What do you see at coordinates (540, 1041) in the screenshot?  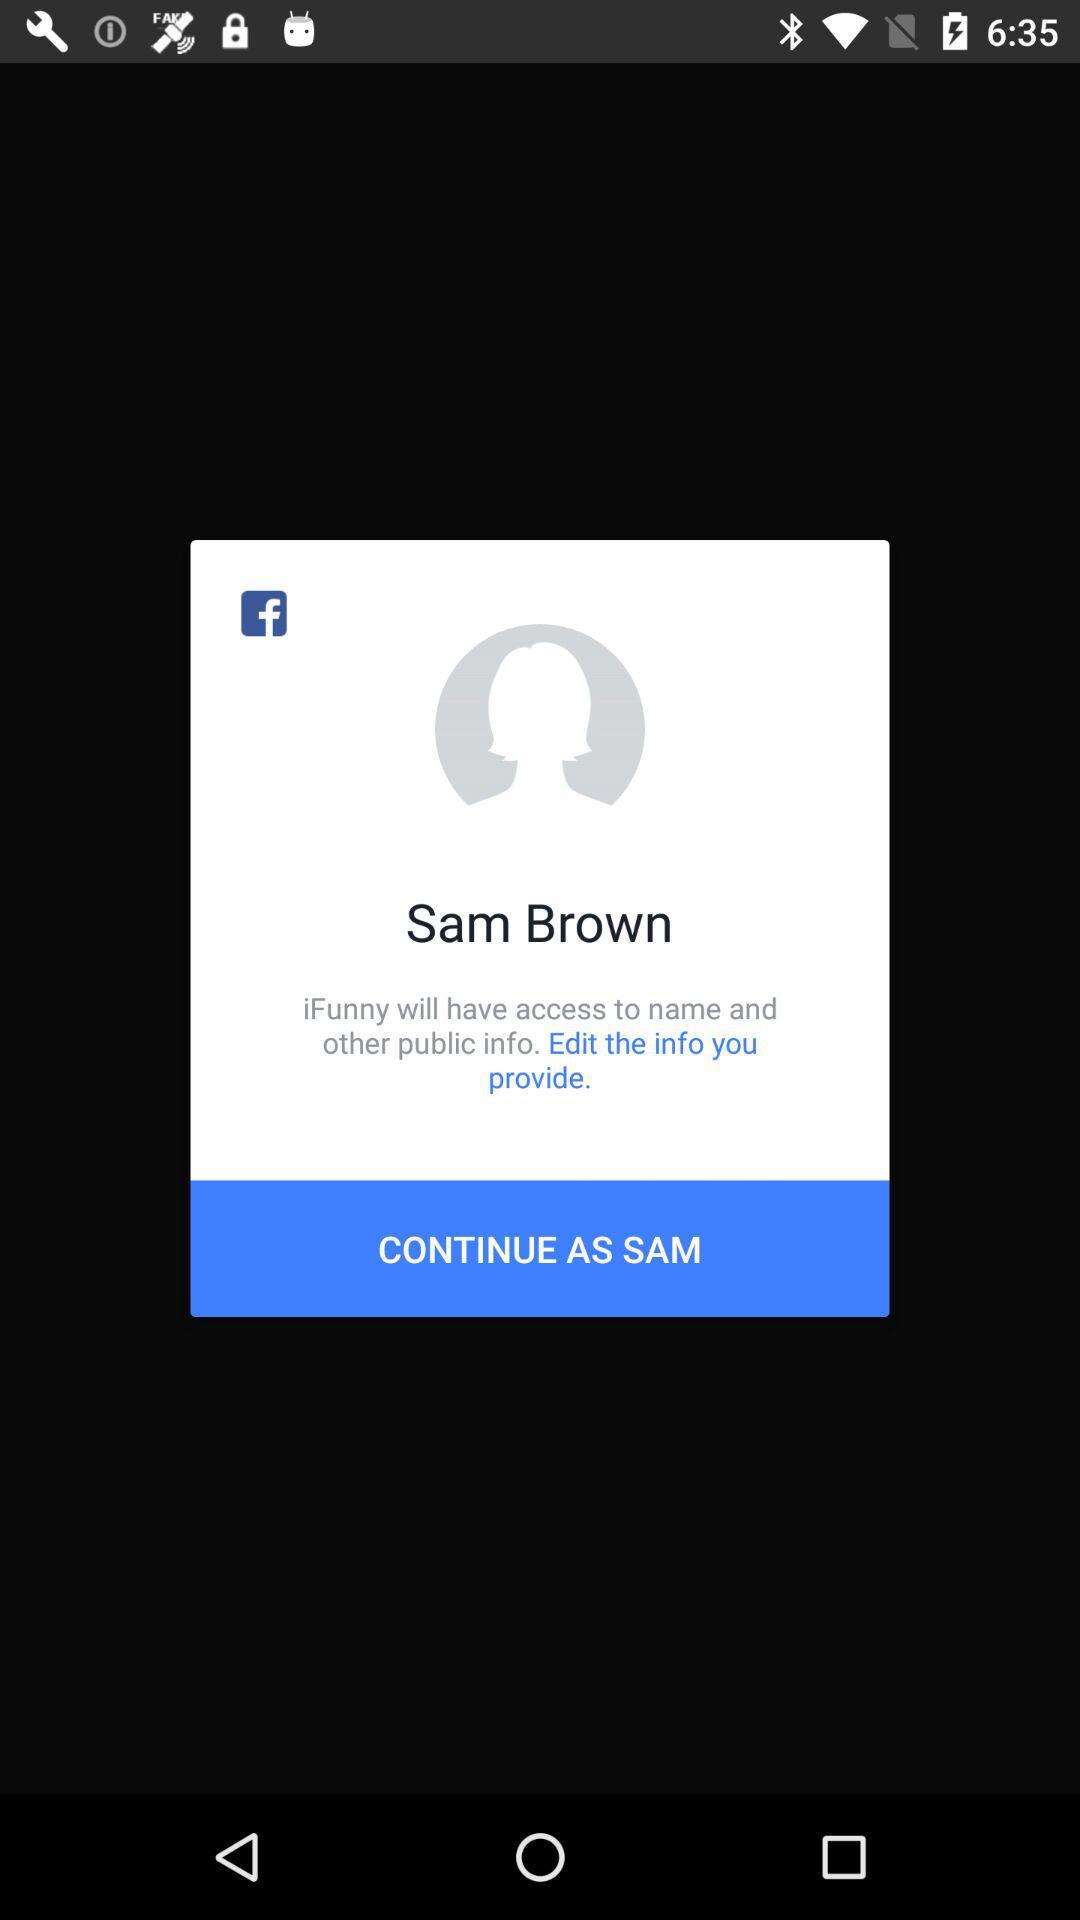 I see `the ifunny will have icon` at bounding box center [540, 1041].